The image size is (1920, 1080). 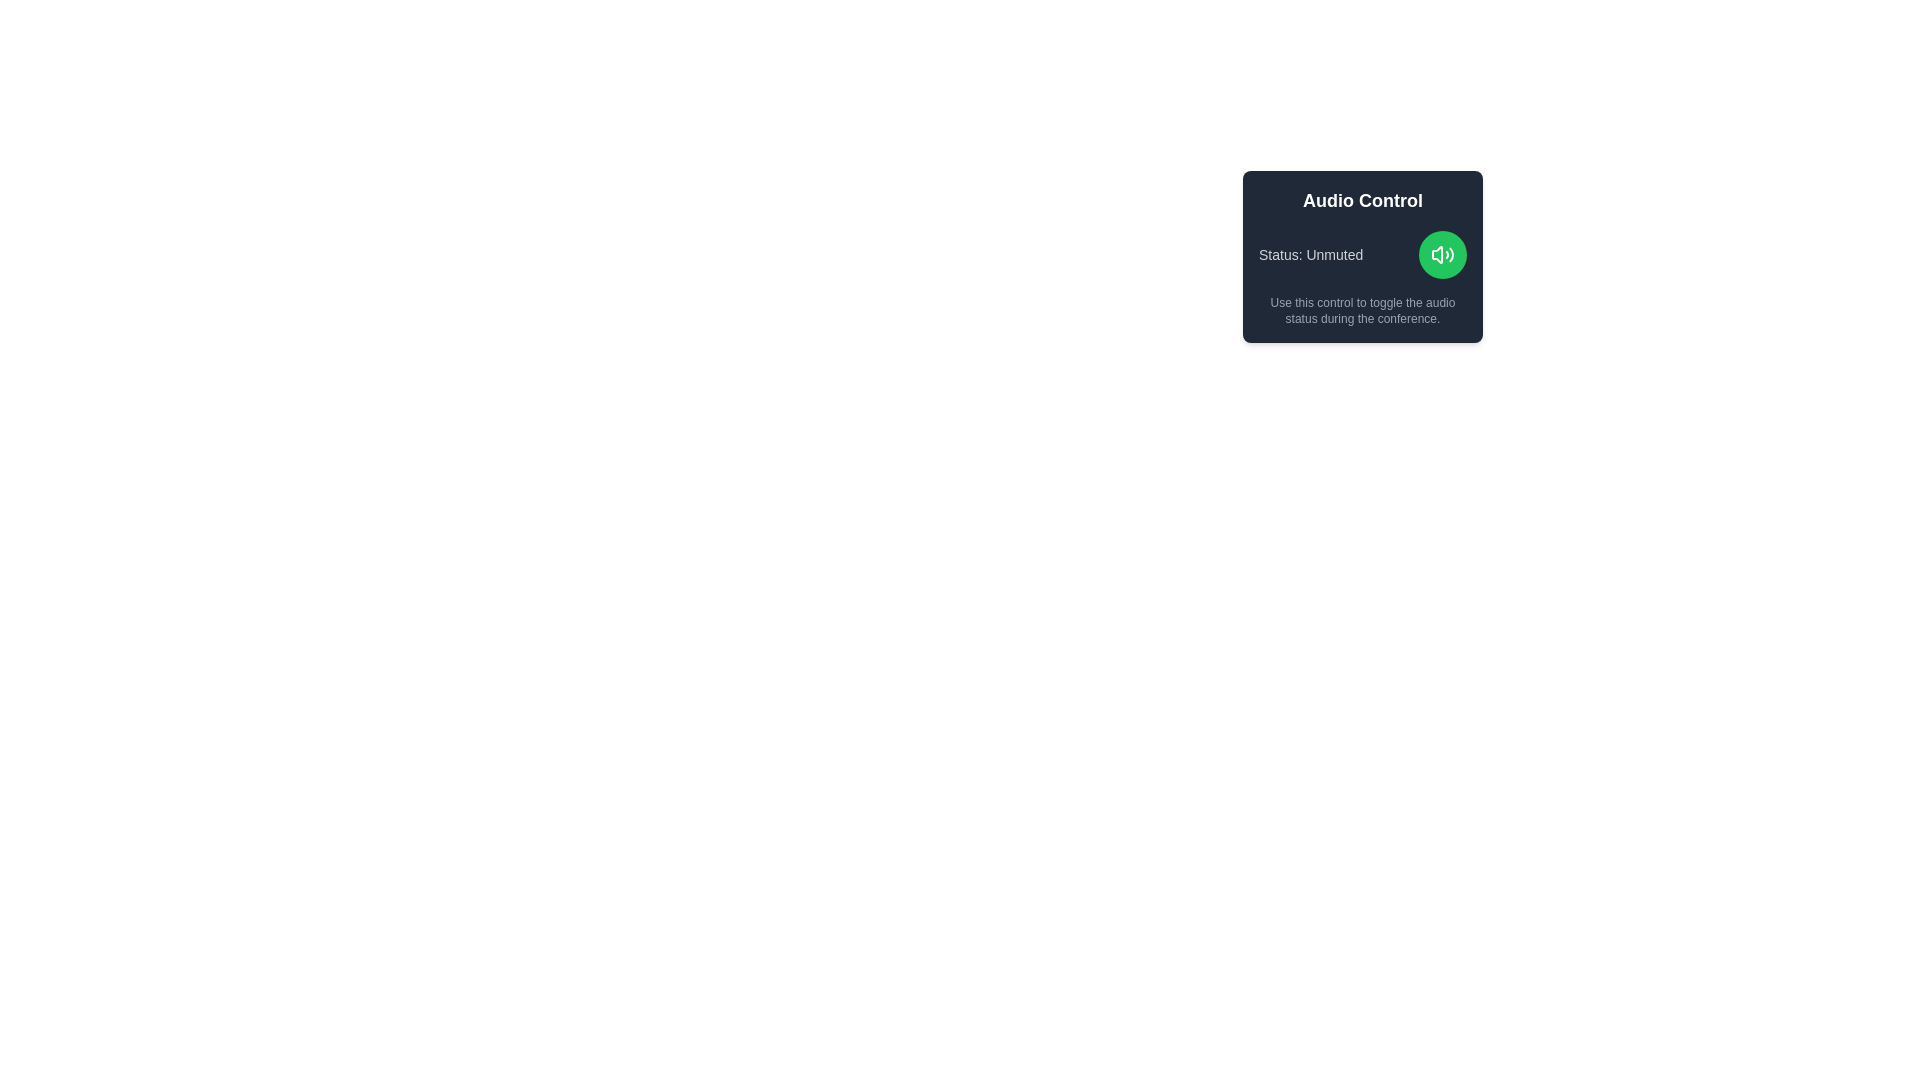 What do you see at coordinates (1311, 253) in the screenshot?
I see `the 'Unmuted' text label that indicates the current audio status, which is located to the left of the green circular button with a volume icon in the 'Audio Control' card` at bounding box center [1311, 253].